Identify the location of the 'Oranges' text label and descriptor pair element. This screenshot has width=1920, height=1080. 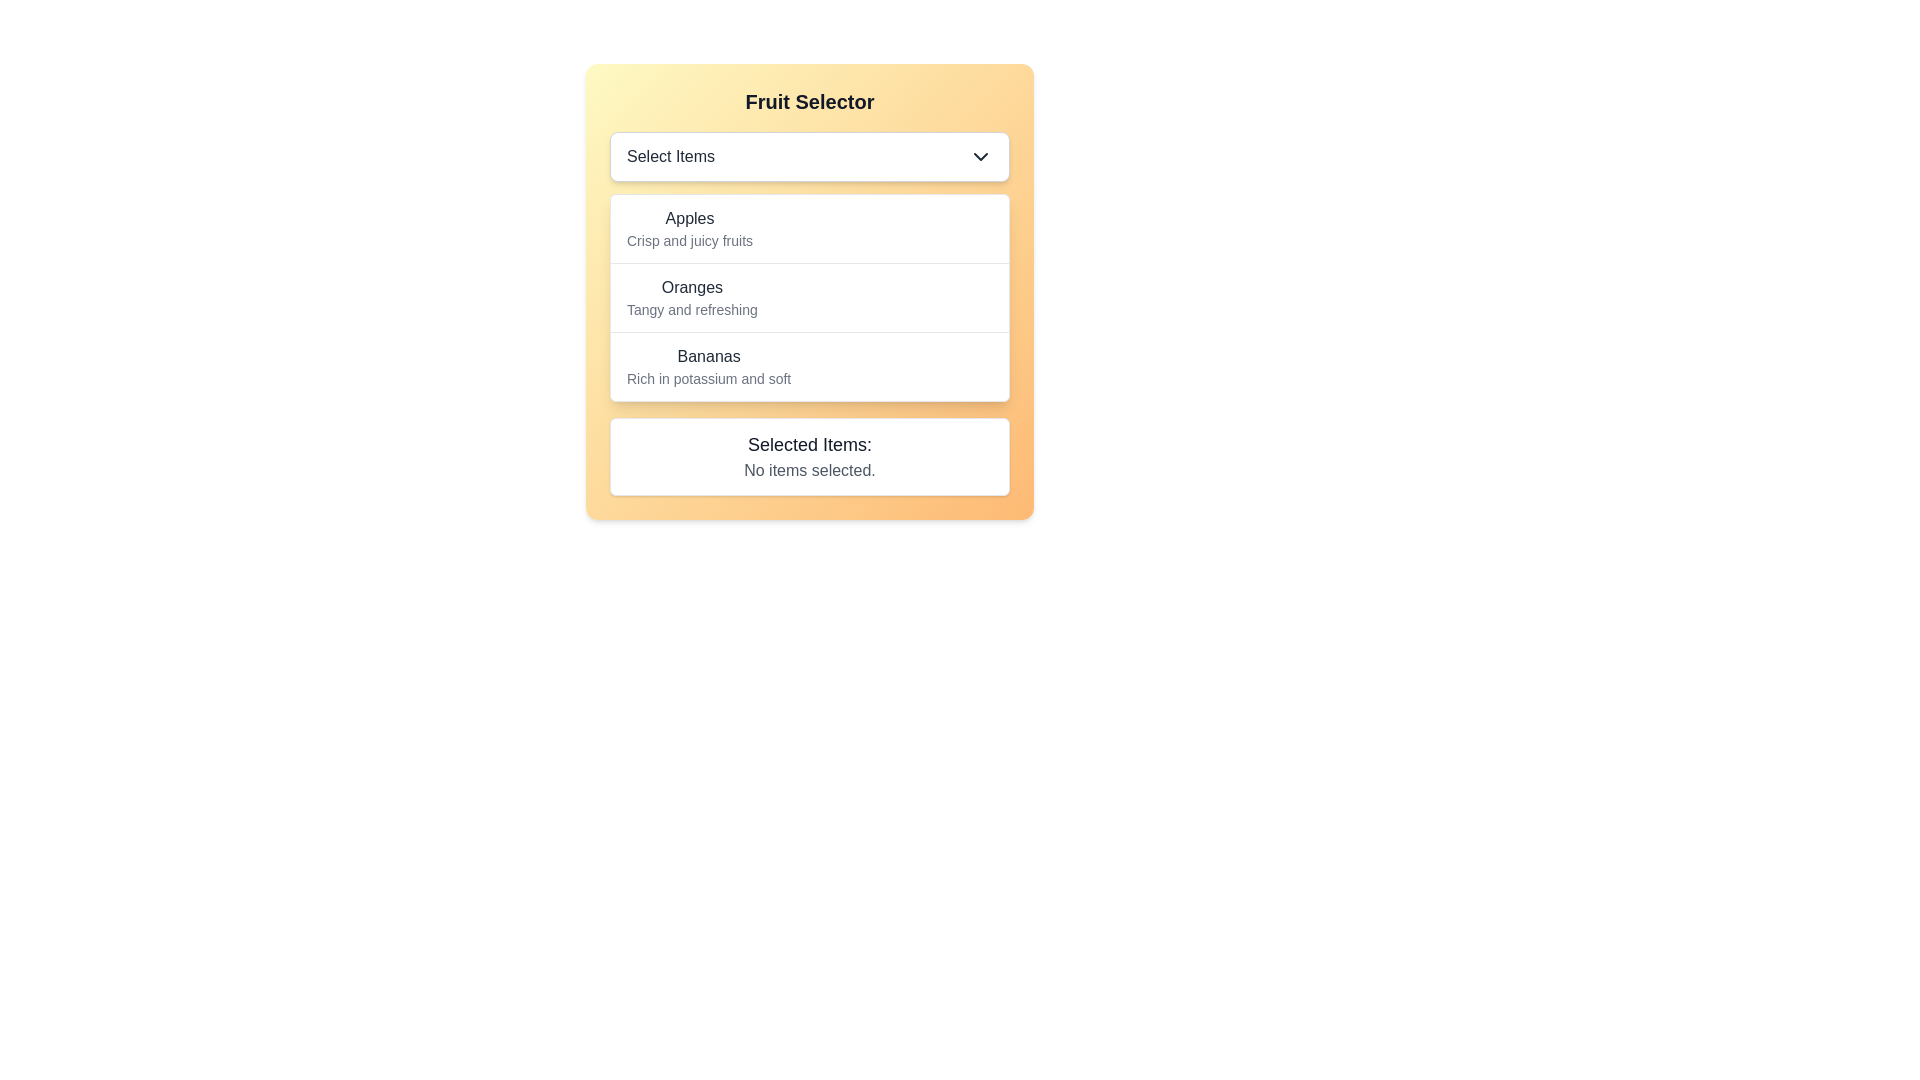
(692, 297).